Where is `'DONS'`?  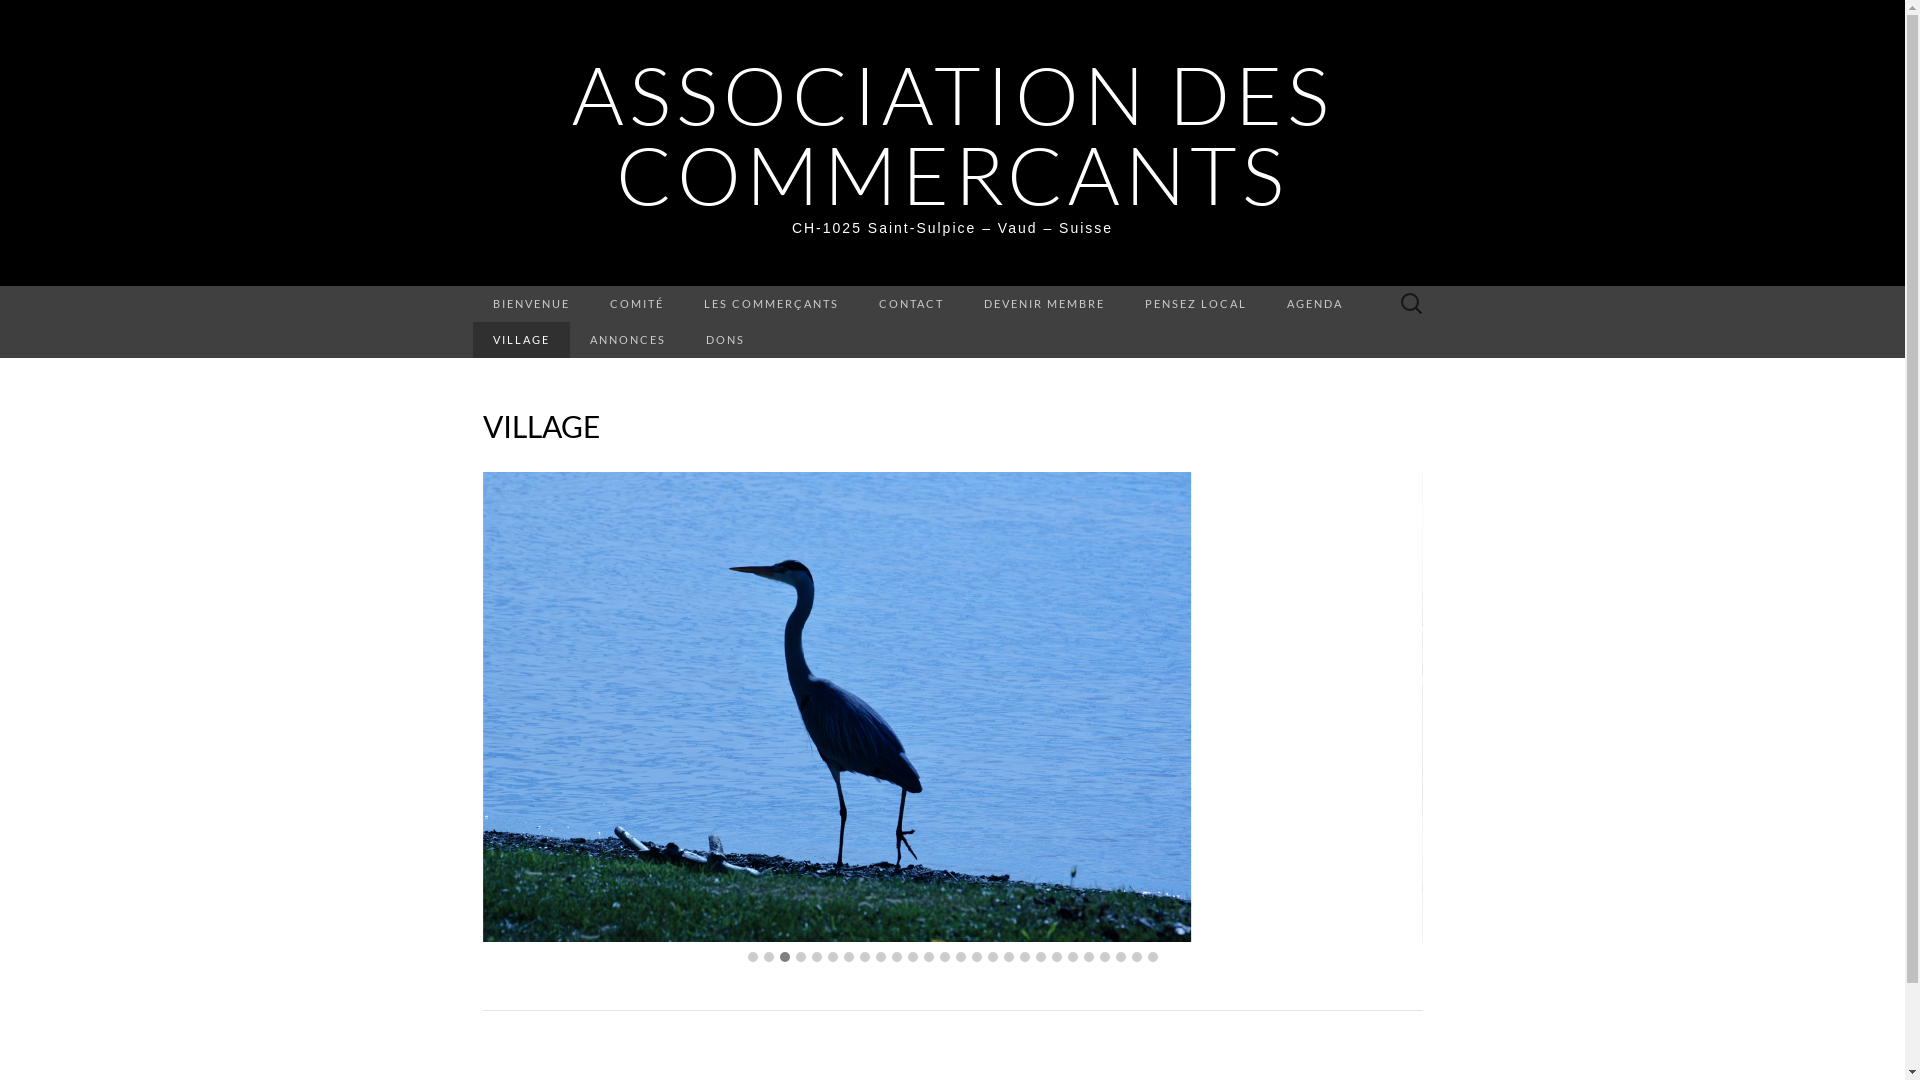
'DONS' is located at coordinates (724, 338).